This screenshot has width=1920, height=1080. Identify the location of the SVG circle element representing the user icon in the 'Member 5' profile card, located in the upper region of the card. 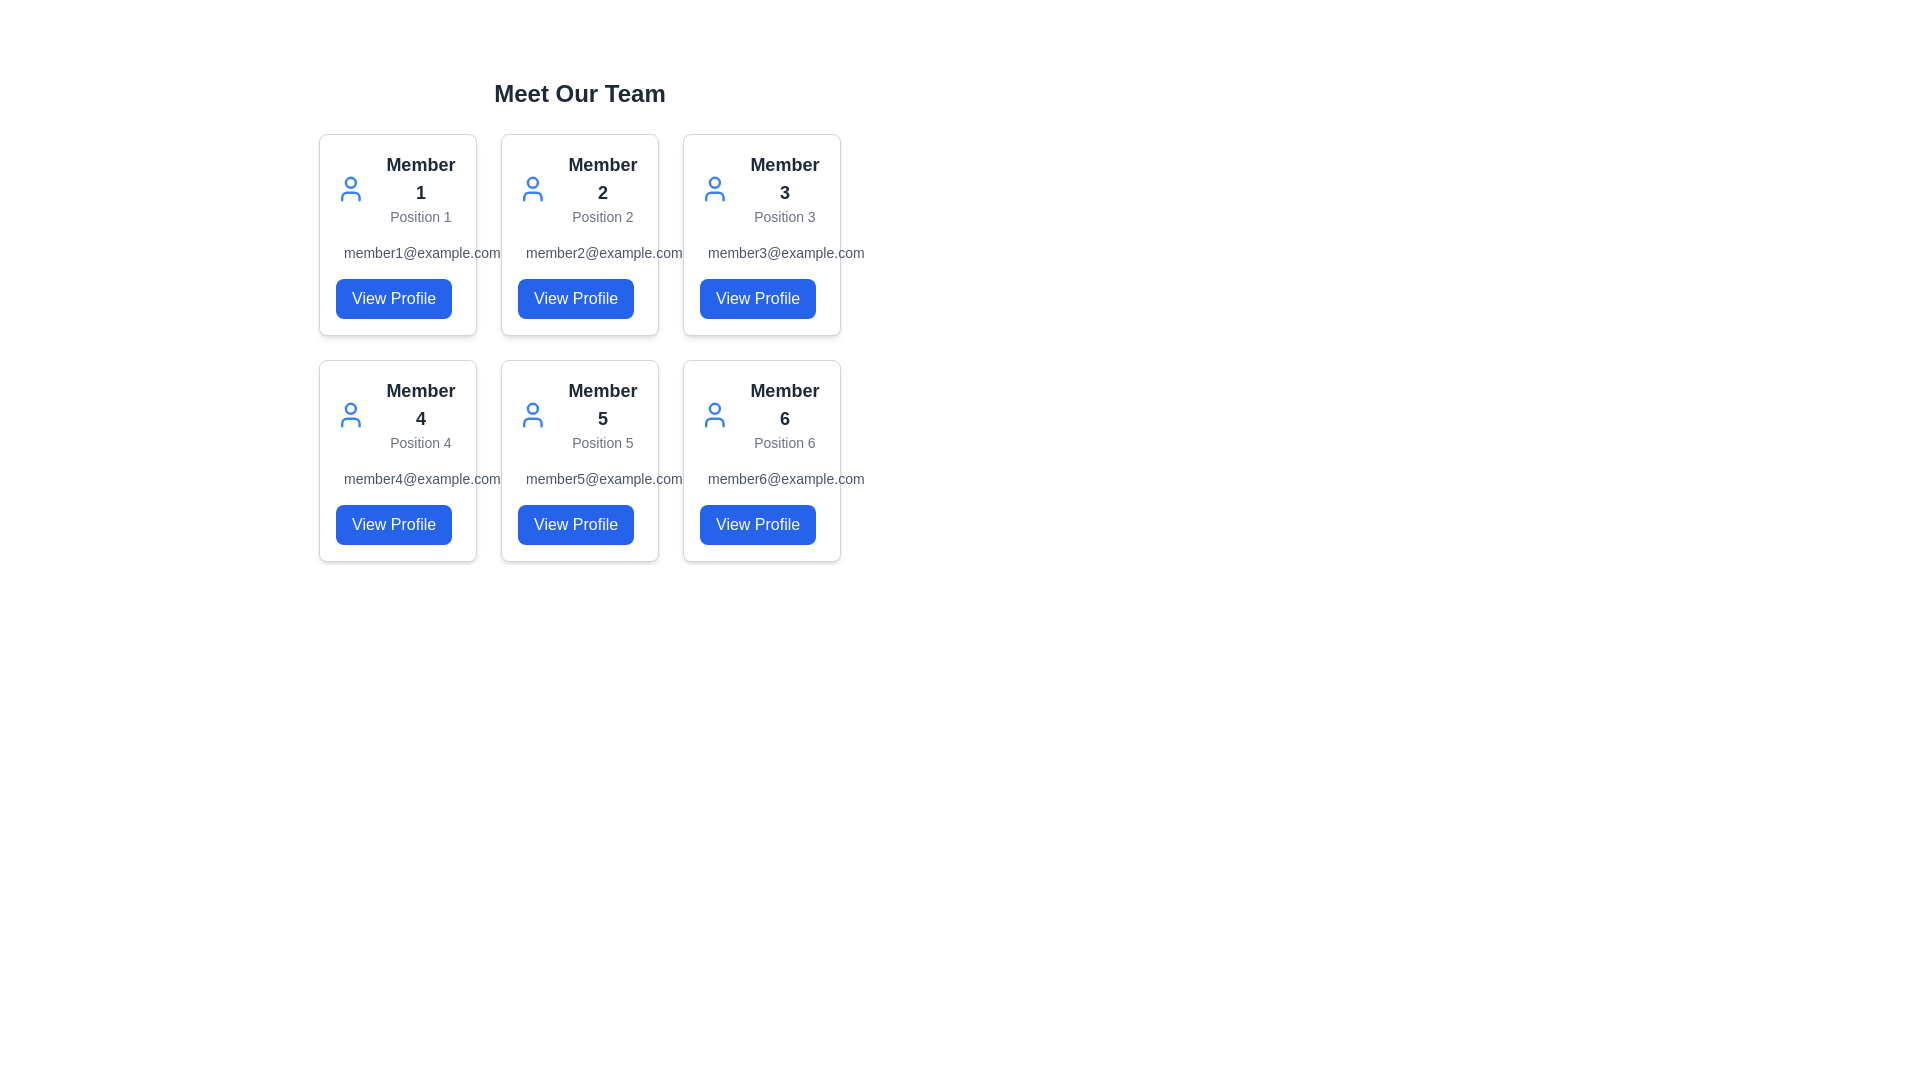
(532, 407).